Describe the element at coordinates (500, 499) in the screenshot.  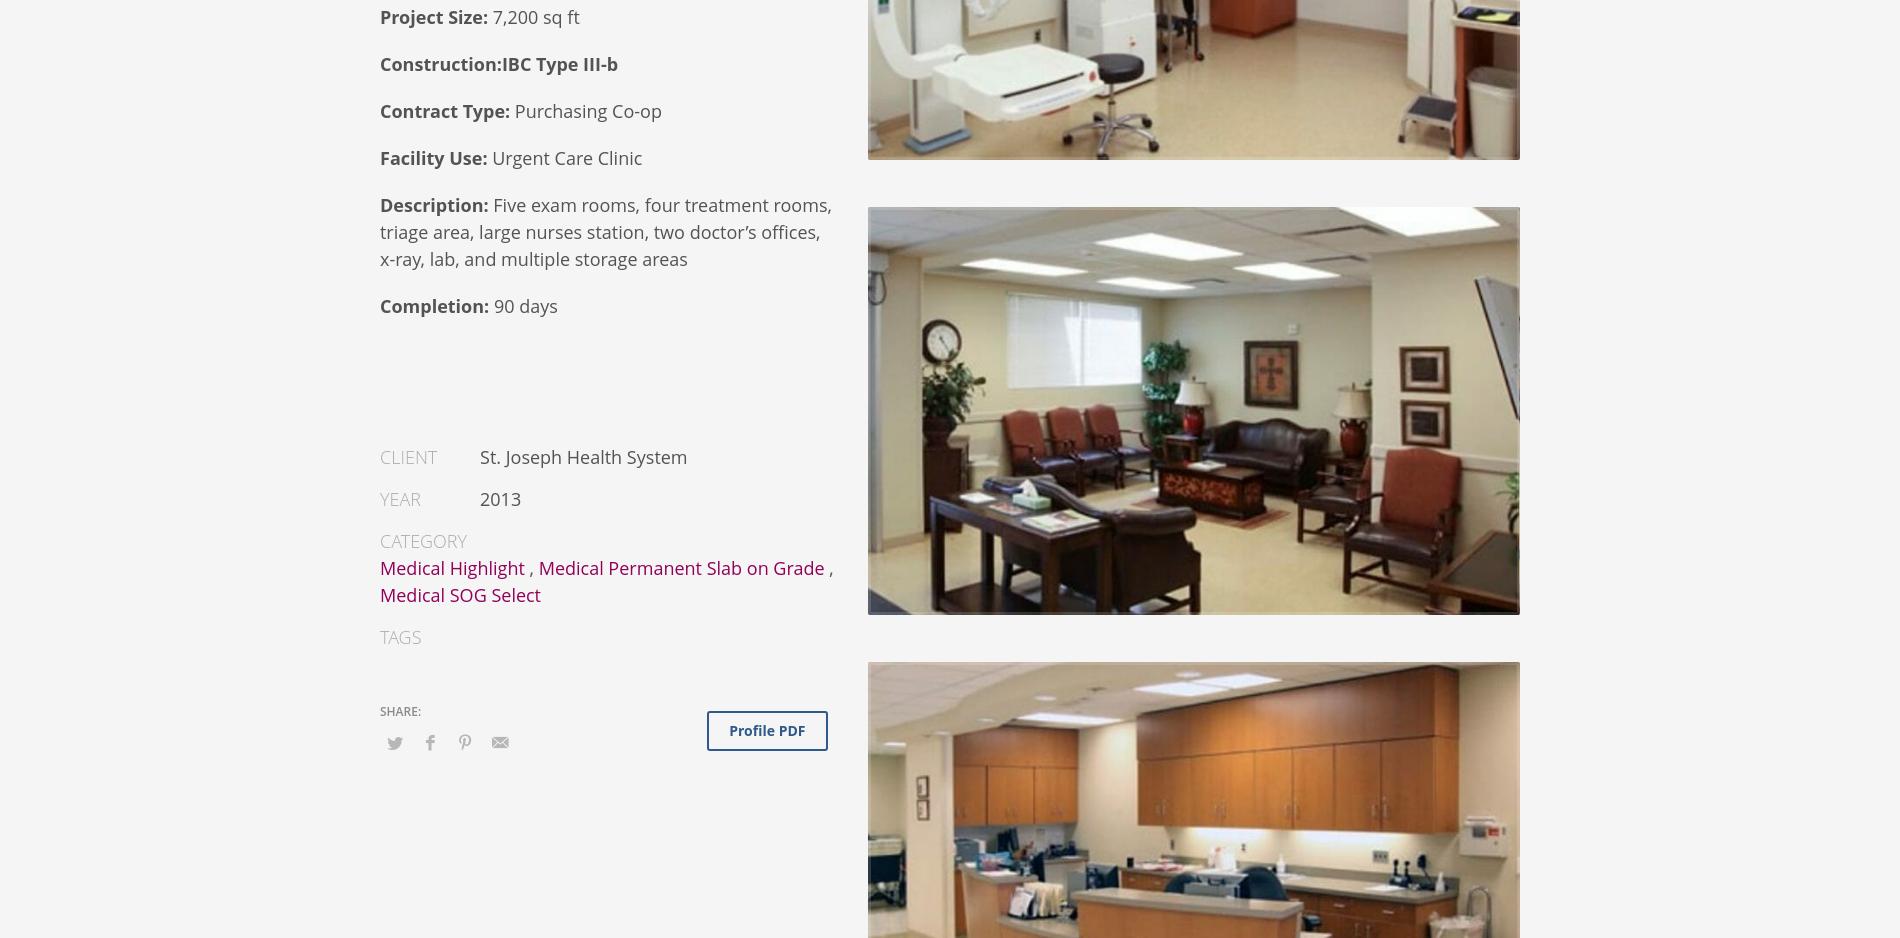
I see `'2013'` at that location.